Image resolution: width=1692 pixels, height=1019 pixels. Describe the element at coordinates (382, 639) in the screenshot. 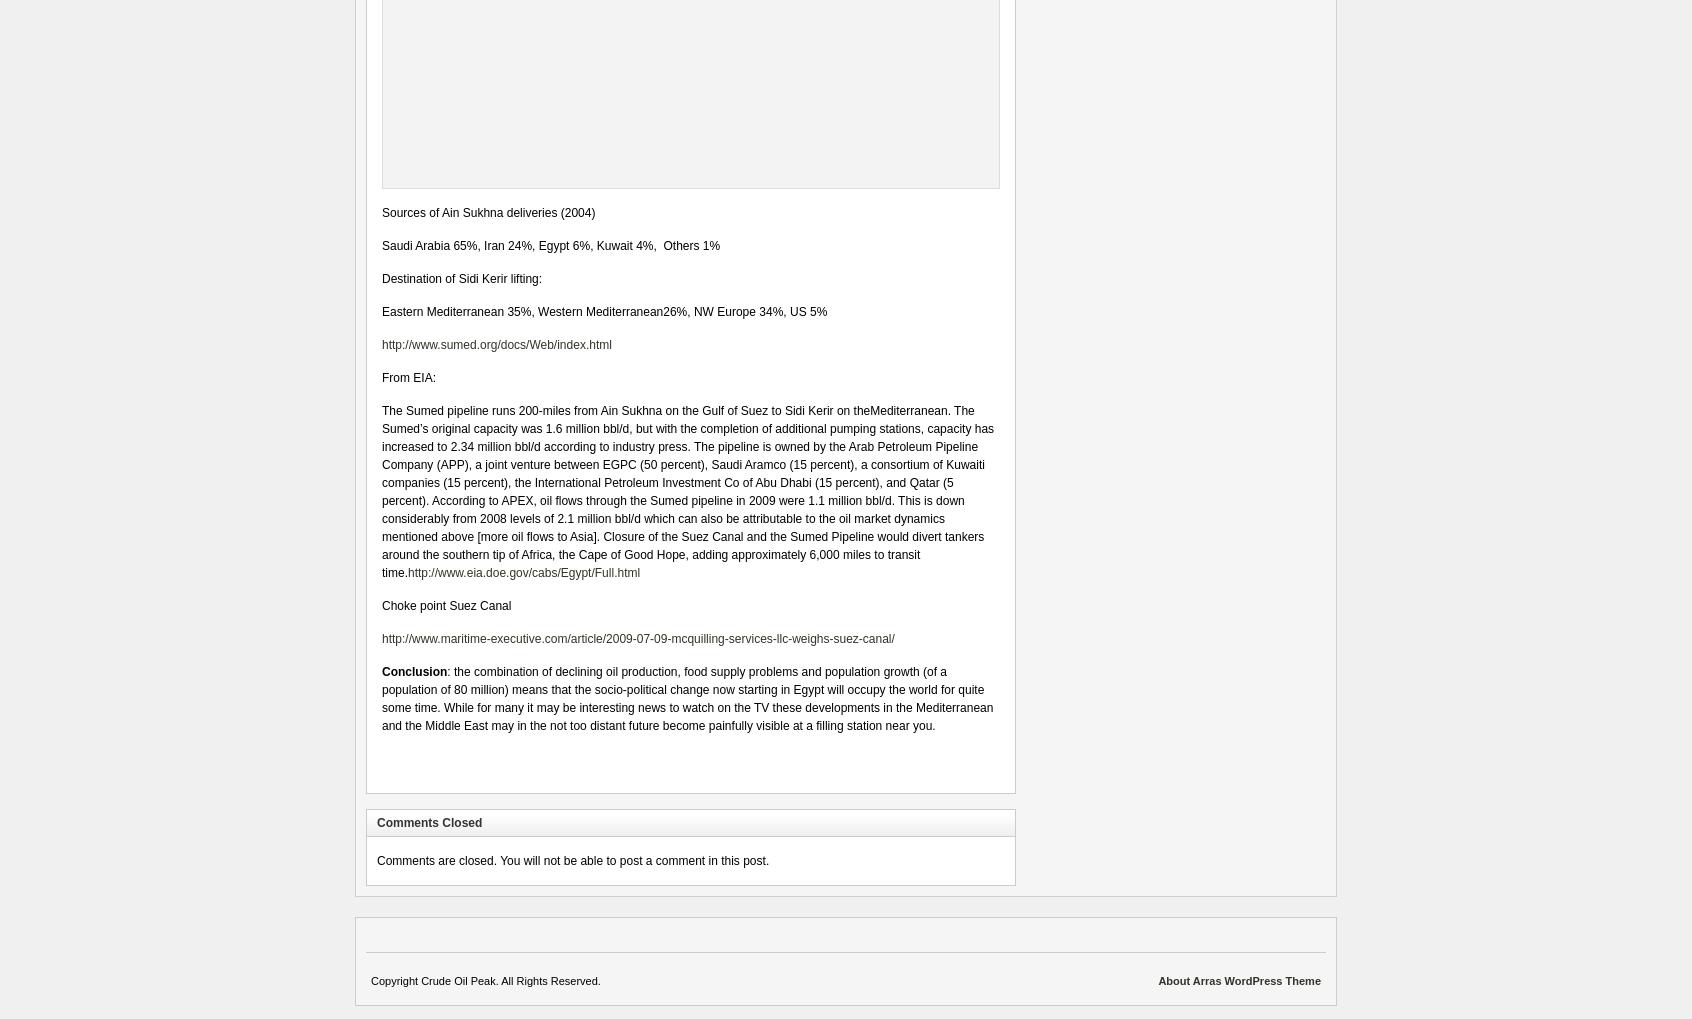

I see `'http://www.maritime-executive.com/article/2009-07-09-mcquilling-services-llc-weighs-suez-canal/'` at that location.